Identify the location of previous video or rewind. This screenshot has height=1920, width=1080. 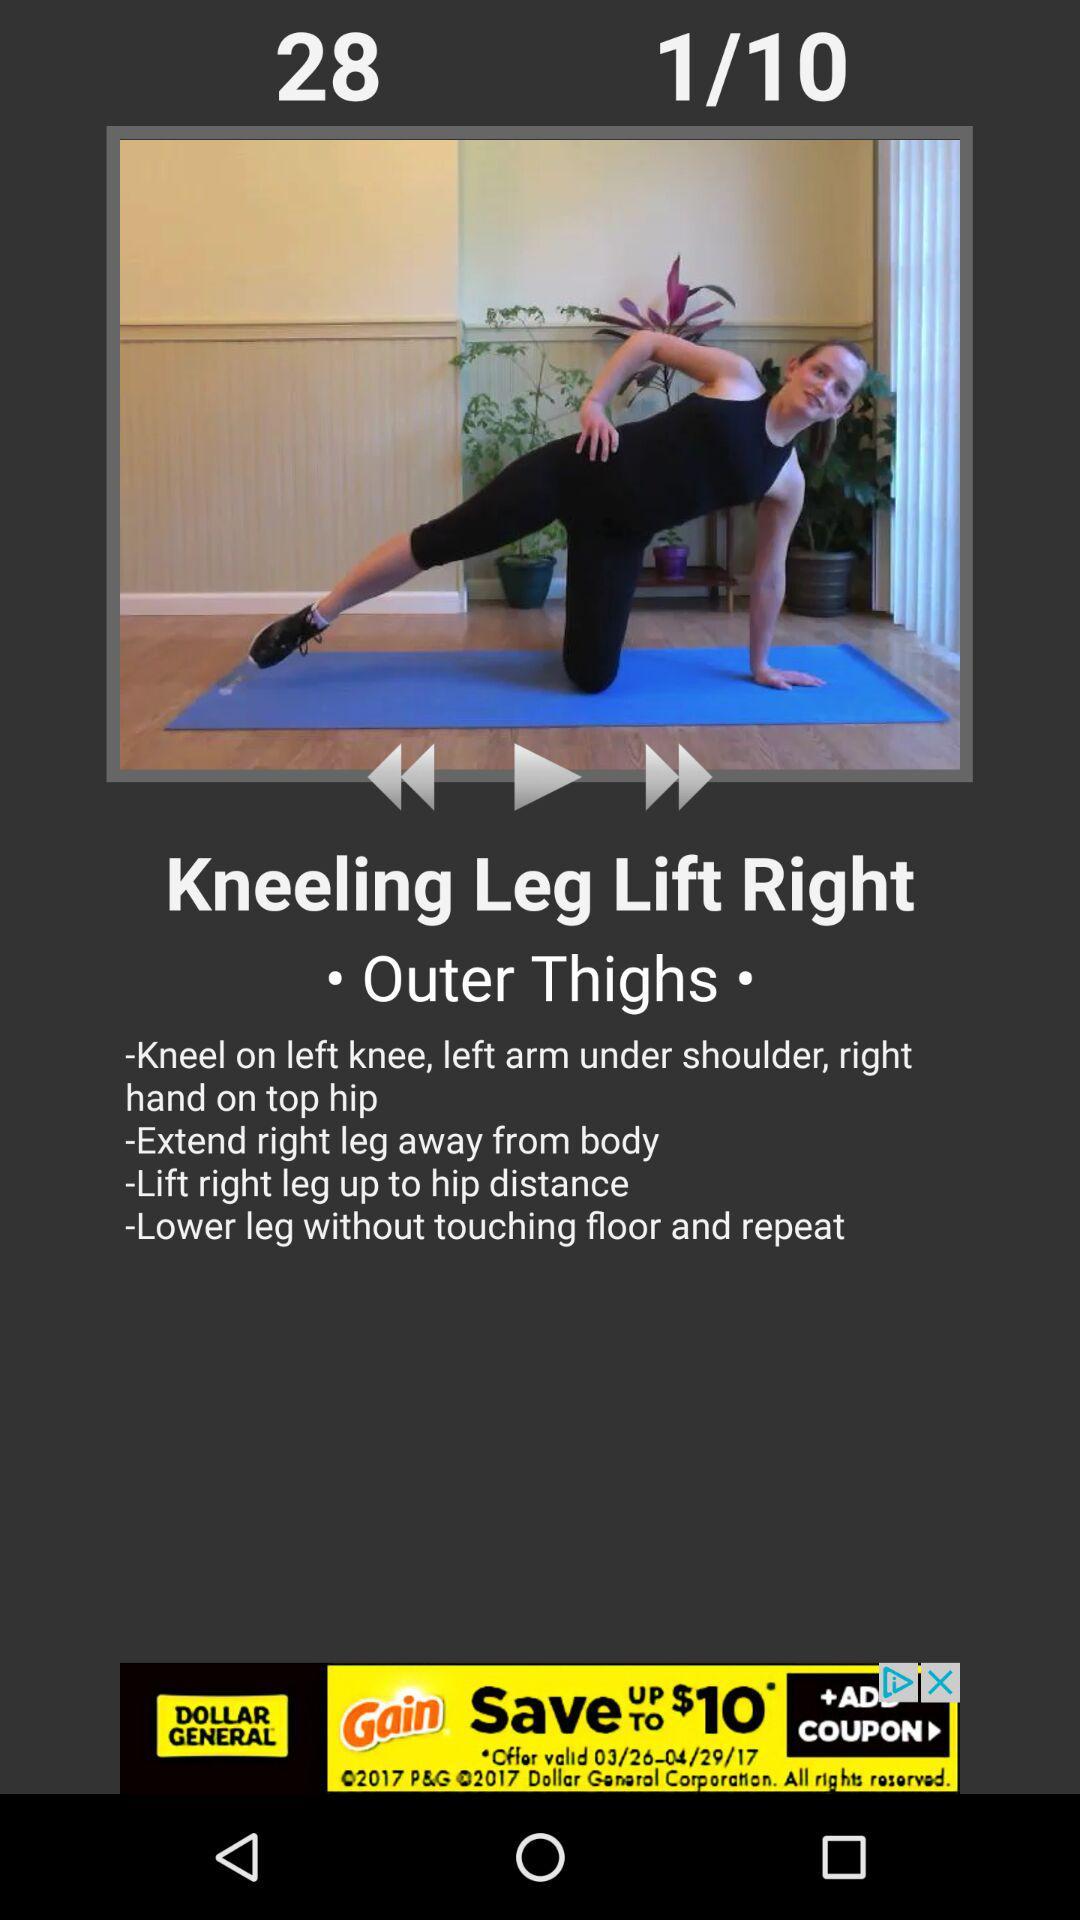
(407, 776).